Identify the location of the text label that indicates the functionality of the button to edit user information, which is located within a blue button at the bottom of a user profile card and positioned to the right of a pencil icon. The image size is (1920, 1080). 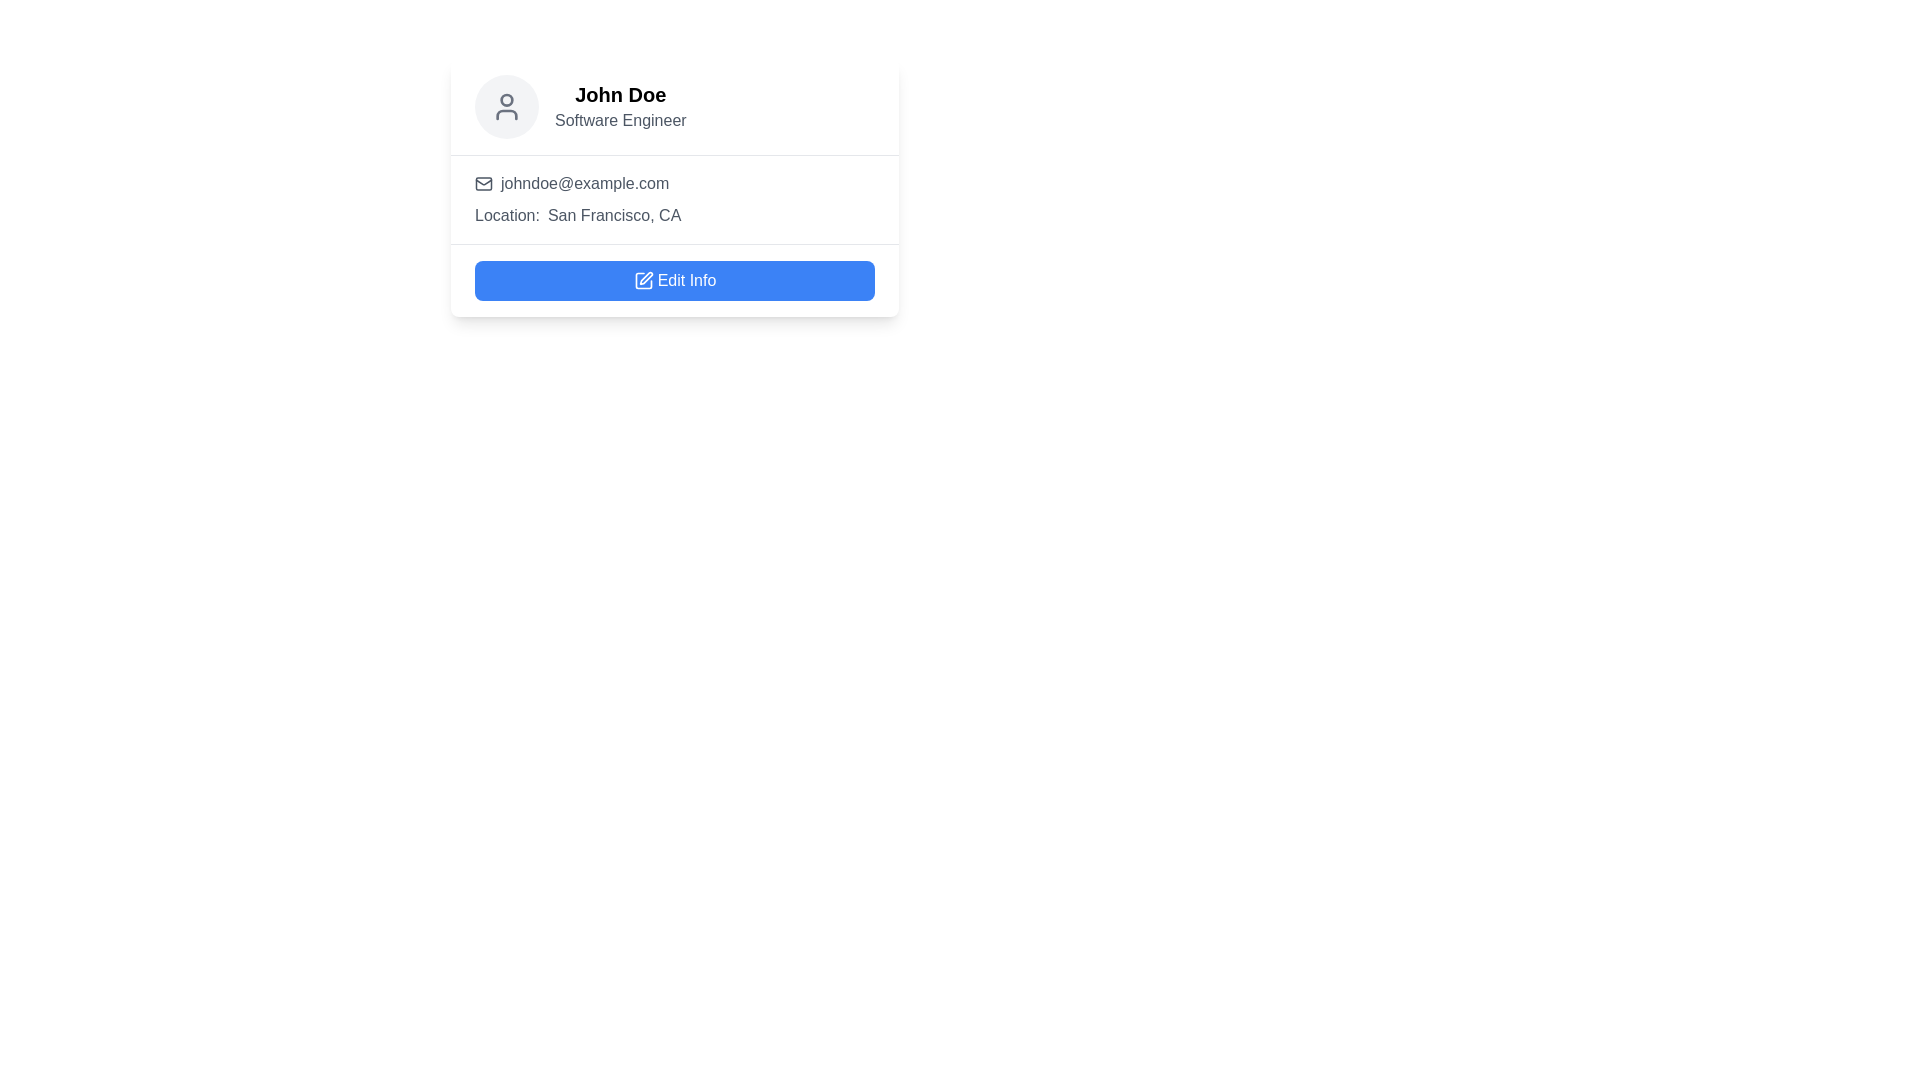
(686, 281).